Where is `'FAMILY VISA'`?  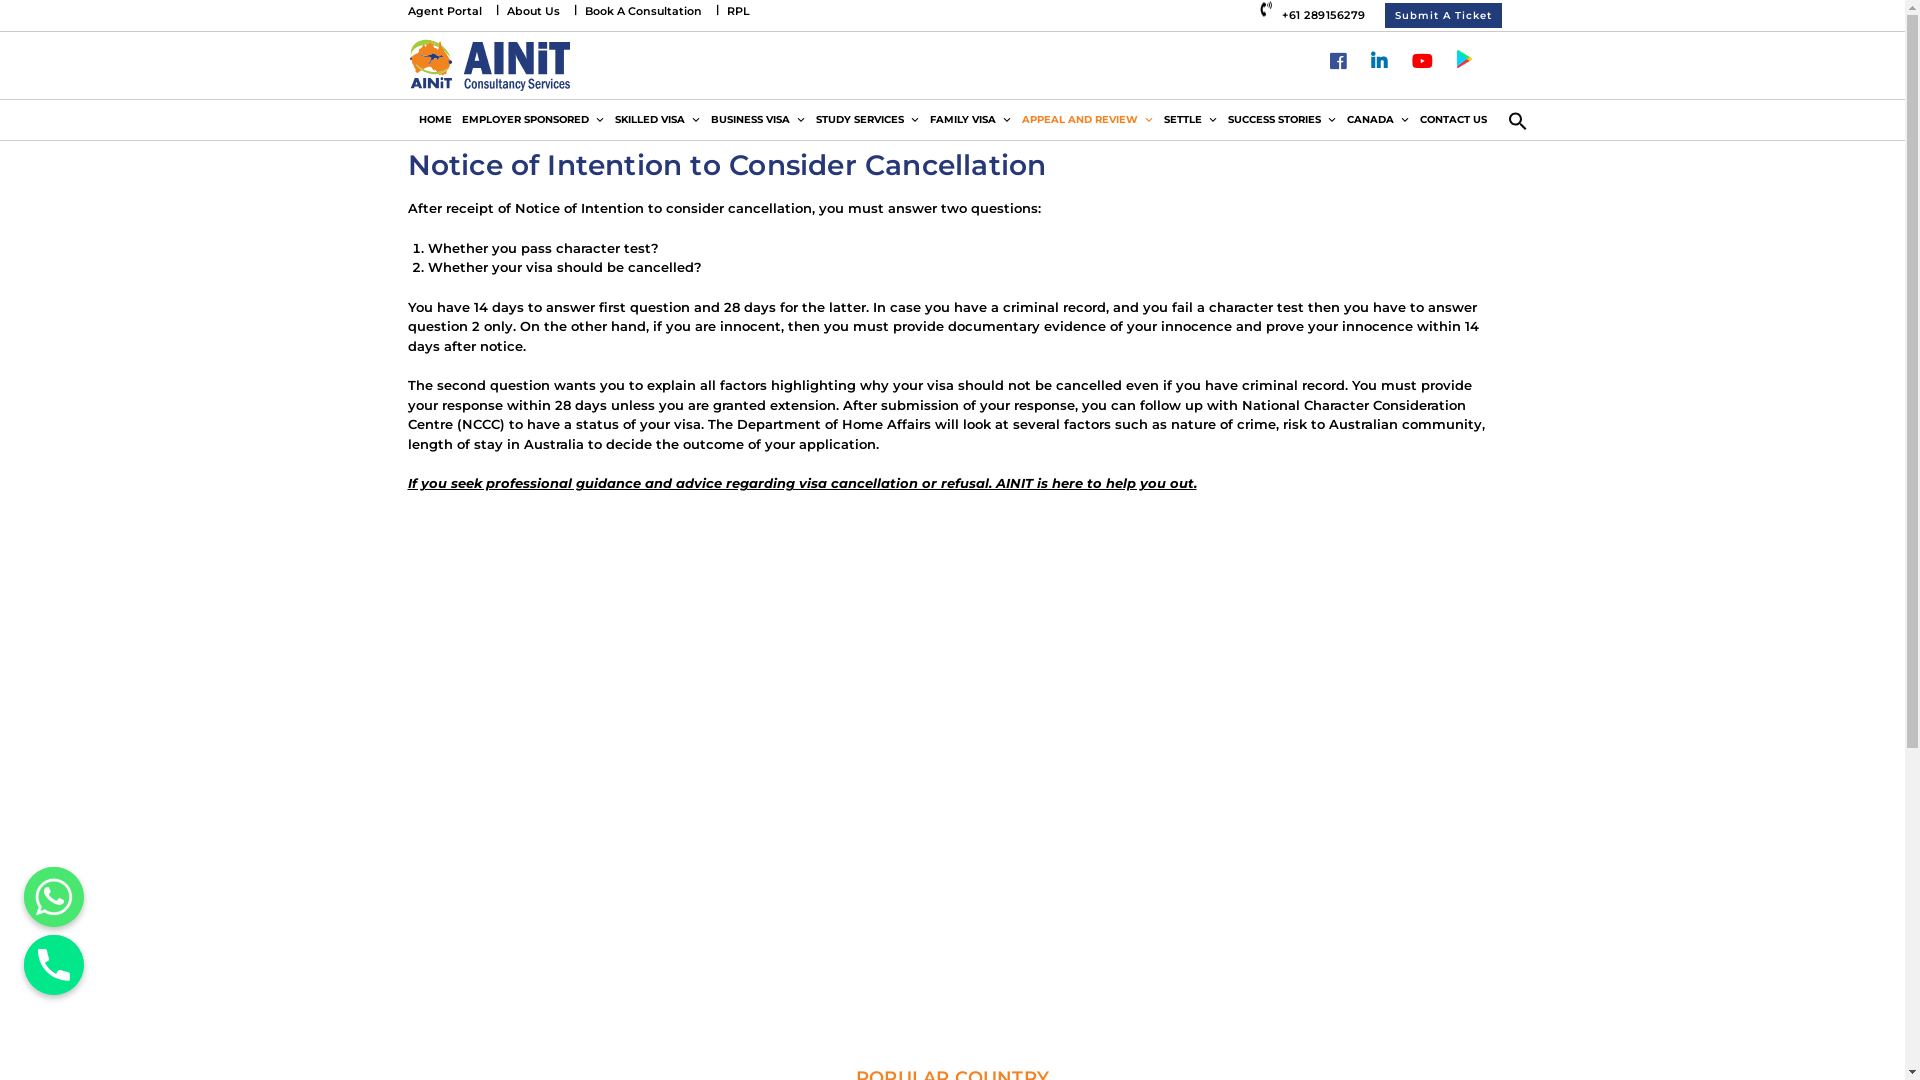
'FAMILY VISA' is located at coordinates (969, 119).